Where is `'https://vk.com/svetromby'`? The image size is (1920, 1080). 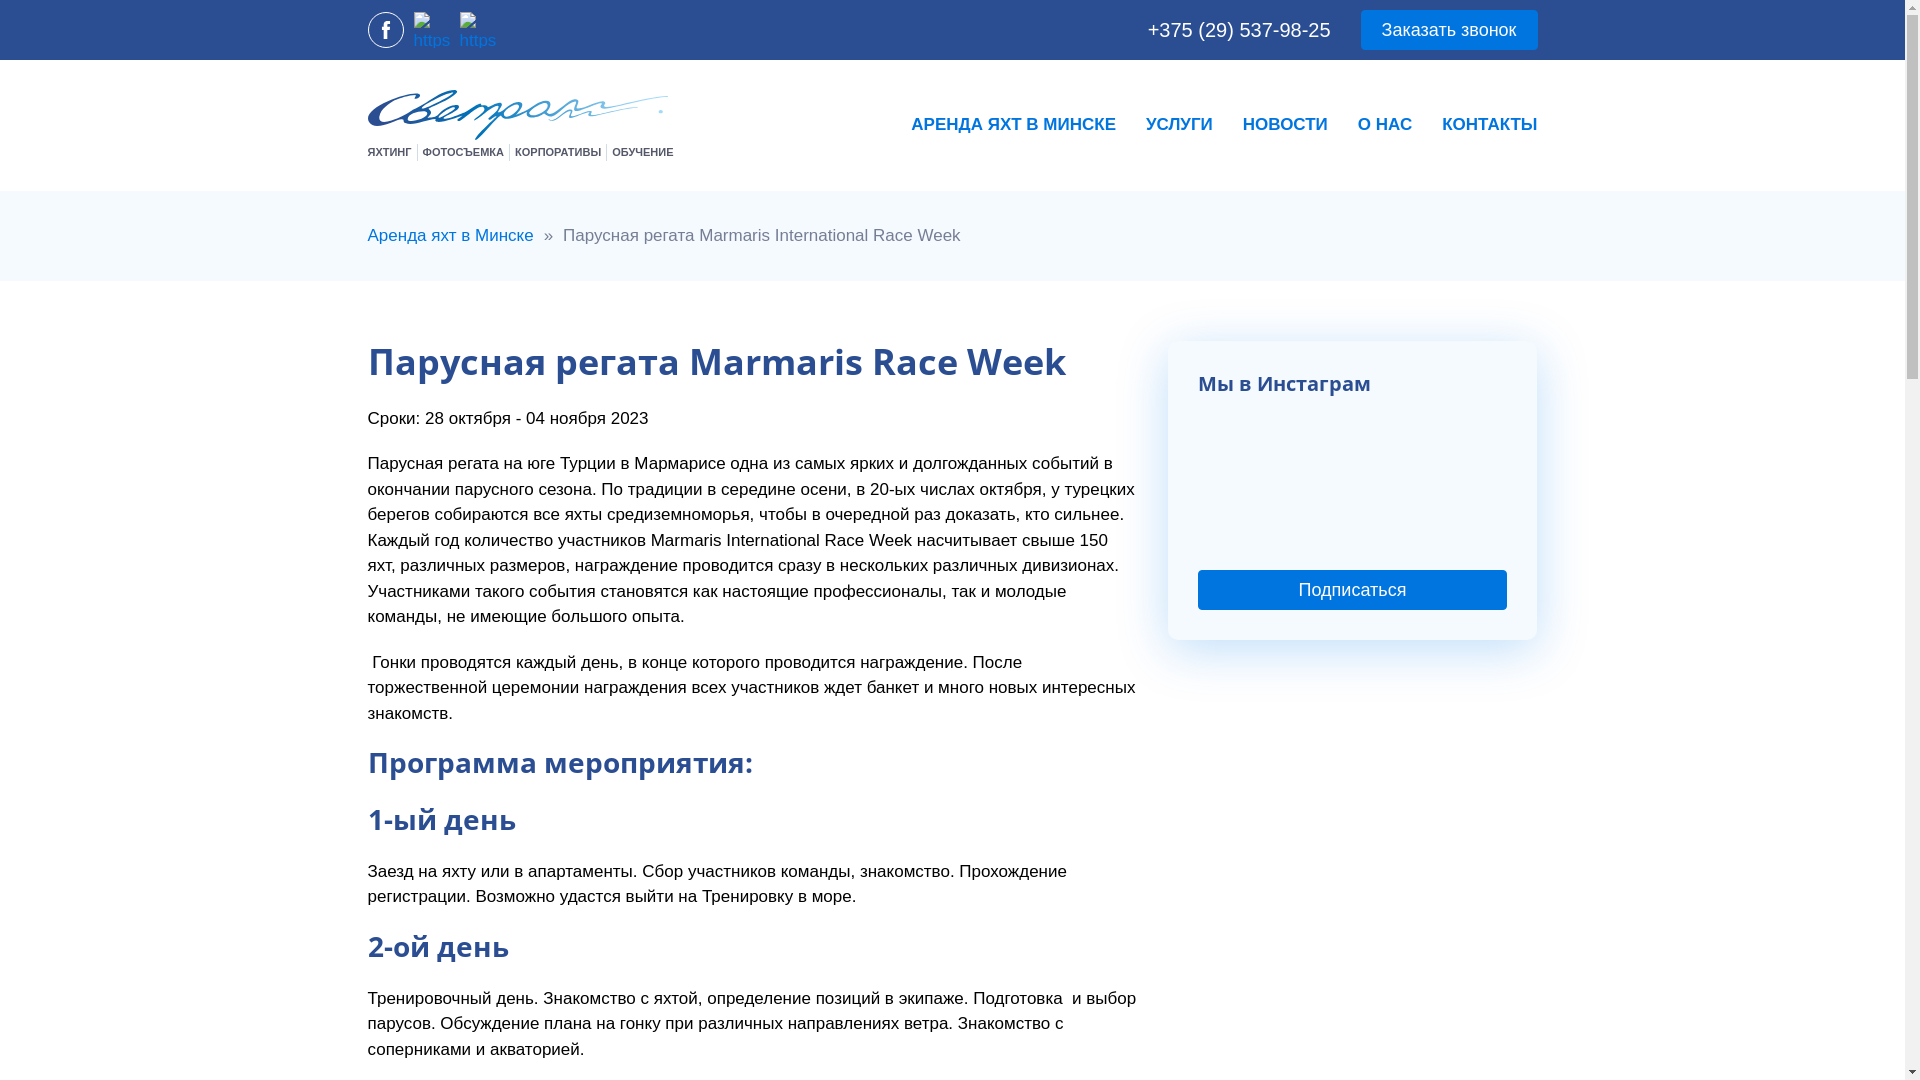
'https://vk.com/svetromby' is located at coordinates (477, 30).